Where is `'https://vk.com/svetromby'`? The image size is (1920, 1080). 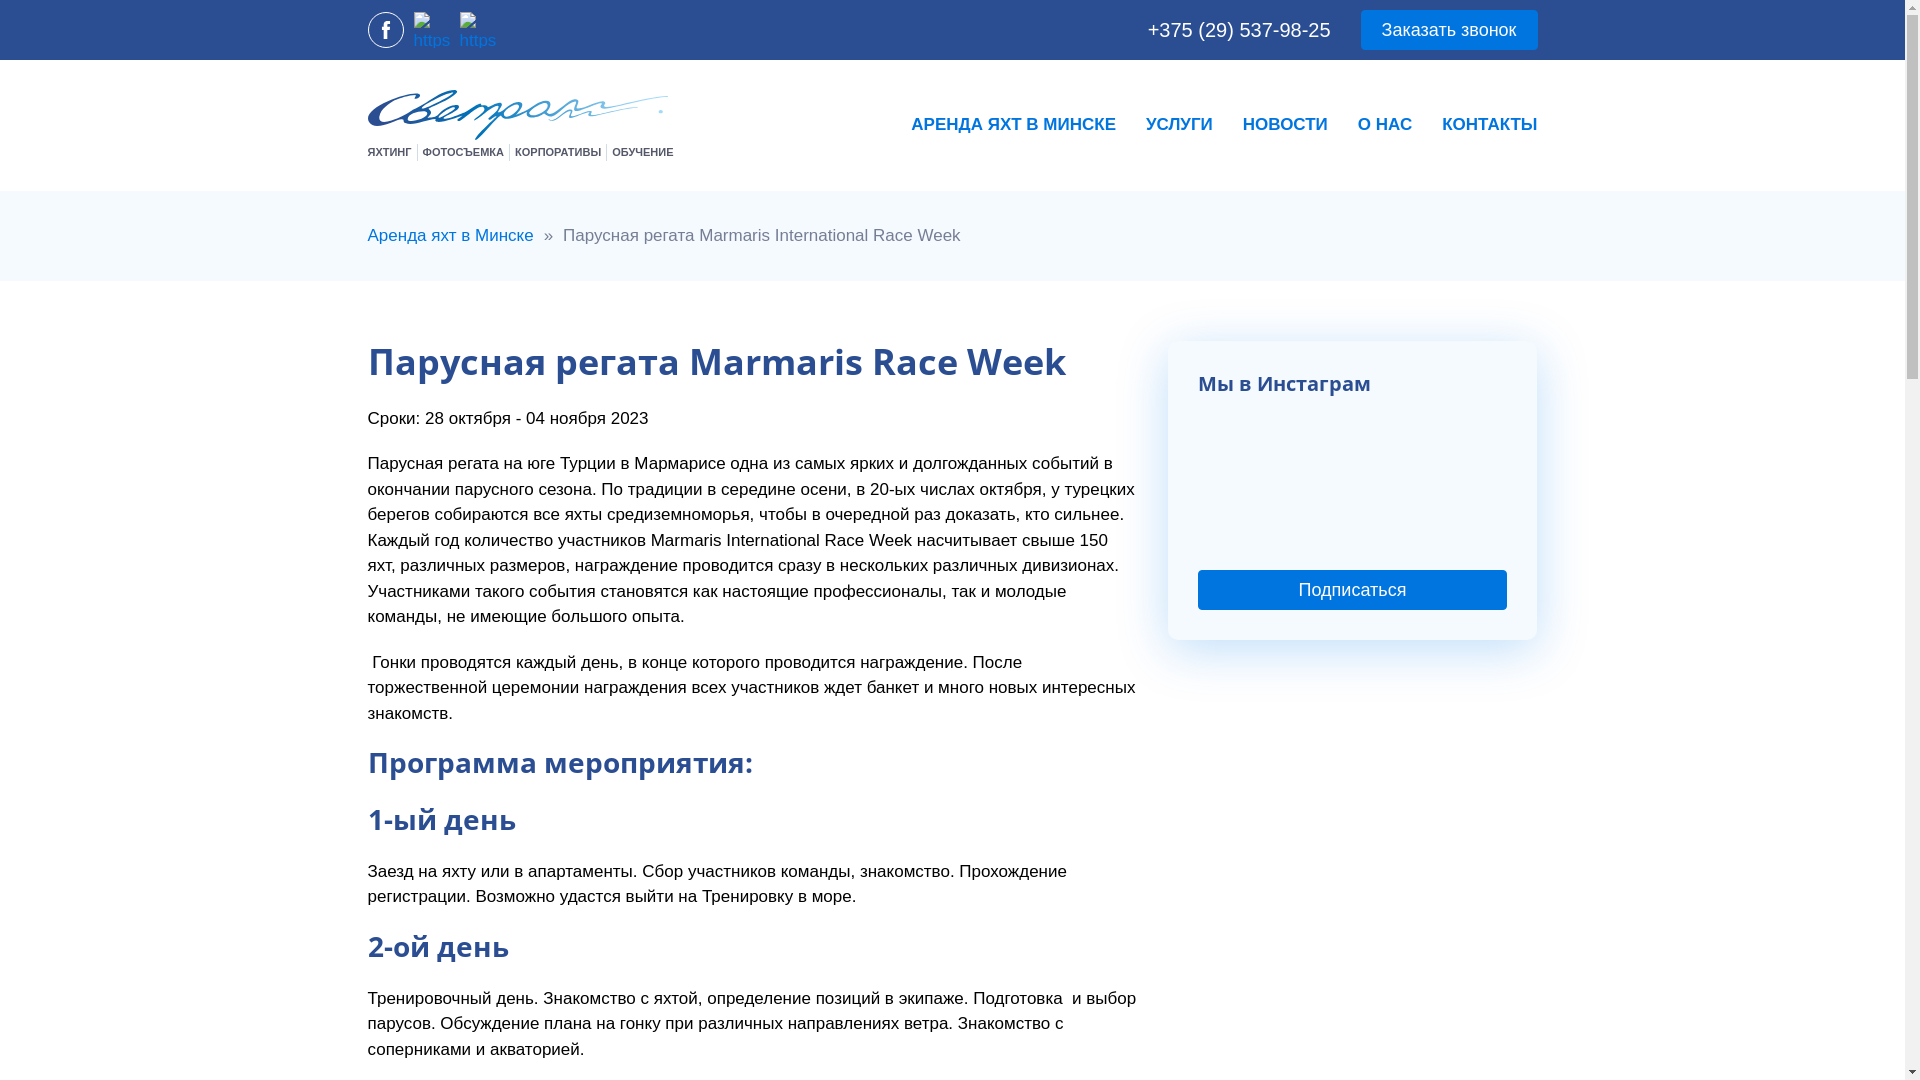
'https://vk.com/svetromby' is located at coordinates (477, 30).